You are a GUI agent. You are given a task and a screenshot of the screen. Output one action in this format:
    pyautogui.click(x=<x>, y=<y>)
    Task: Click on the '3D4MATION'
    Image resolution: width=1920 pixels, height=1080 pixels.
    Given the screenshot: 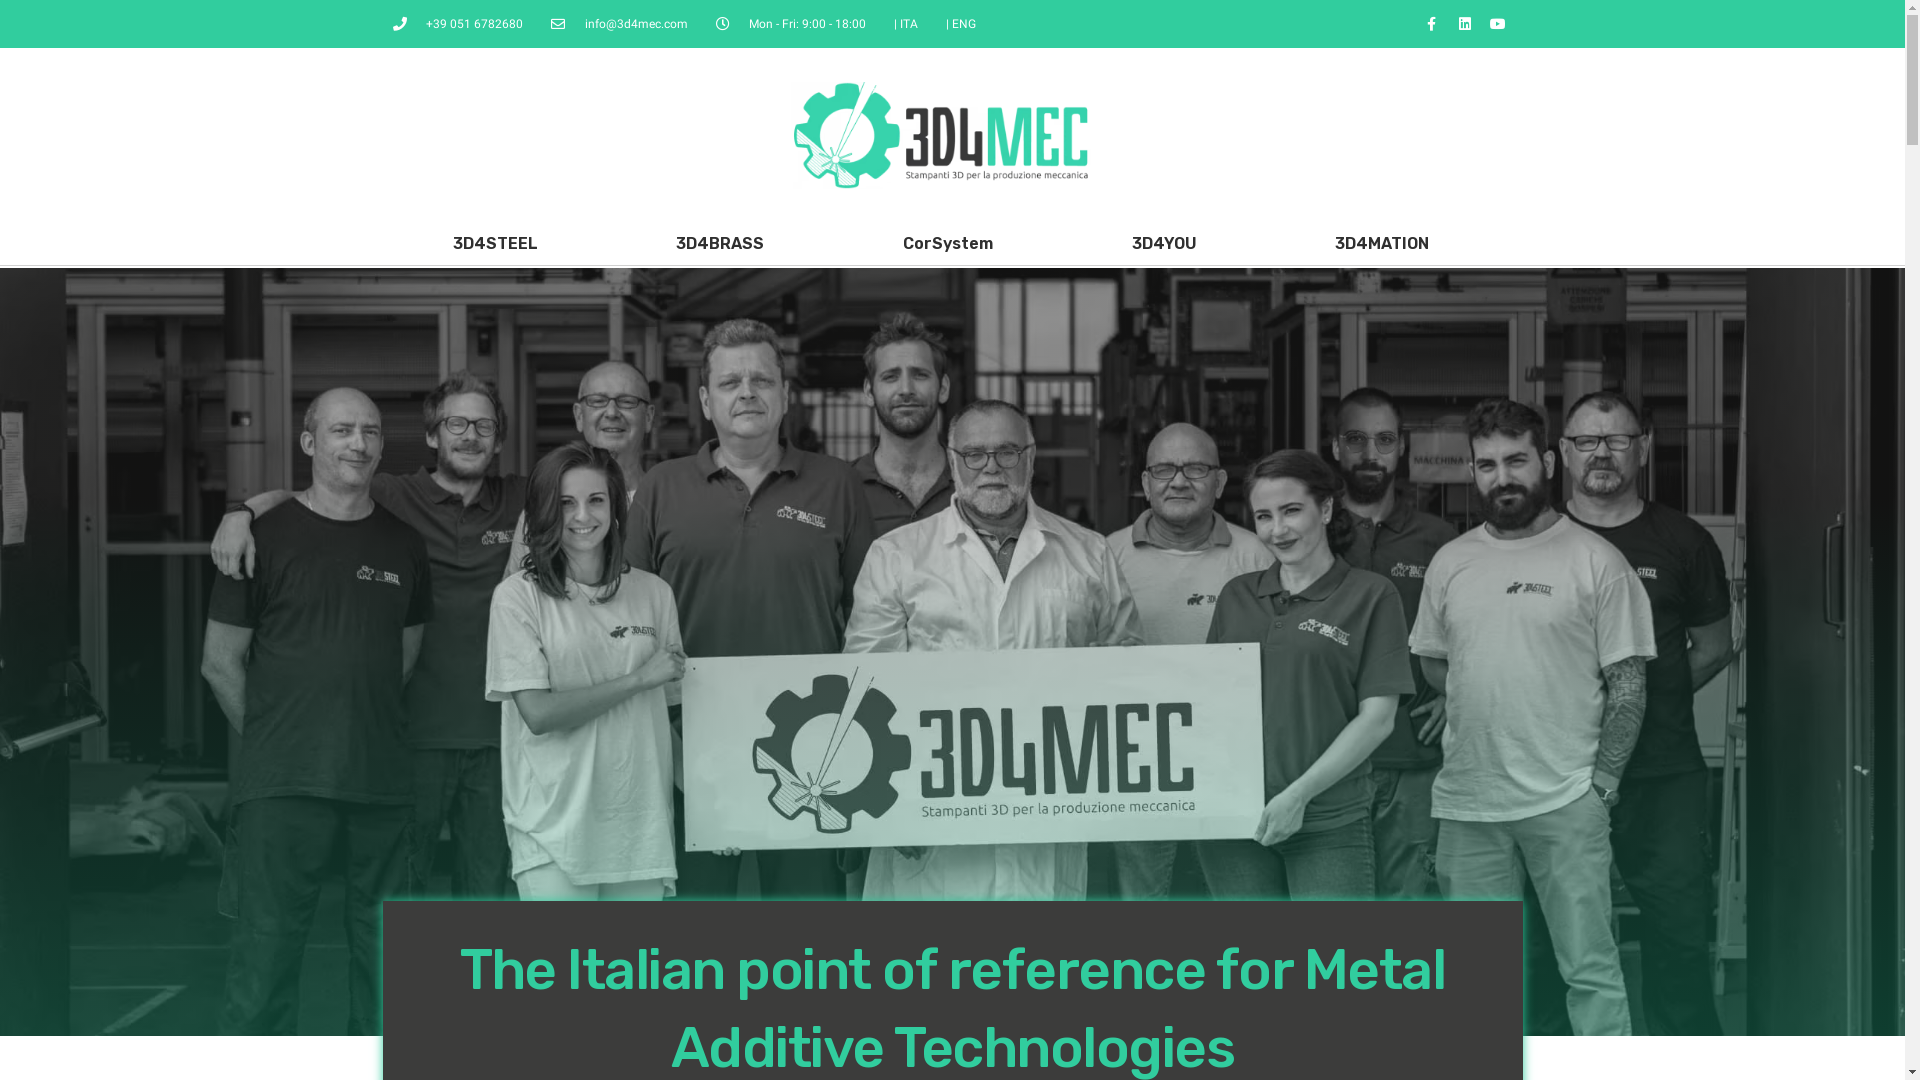 What is the action you would take?
    pyautogui.click(x=1381, y=242)
    